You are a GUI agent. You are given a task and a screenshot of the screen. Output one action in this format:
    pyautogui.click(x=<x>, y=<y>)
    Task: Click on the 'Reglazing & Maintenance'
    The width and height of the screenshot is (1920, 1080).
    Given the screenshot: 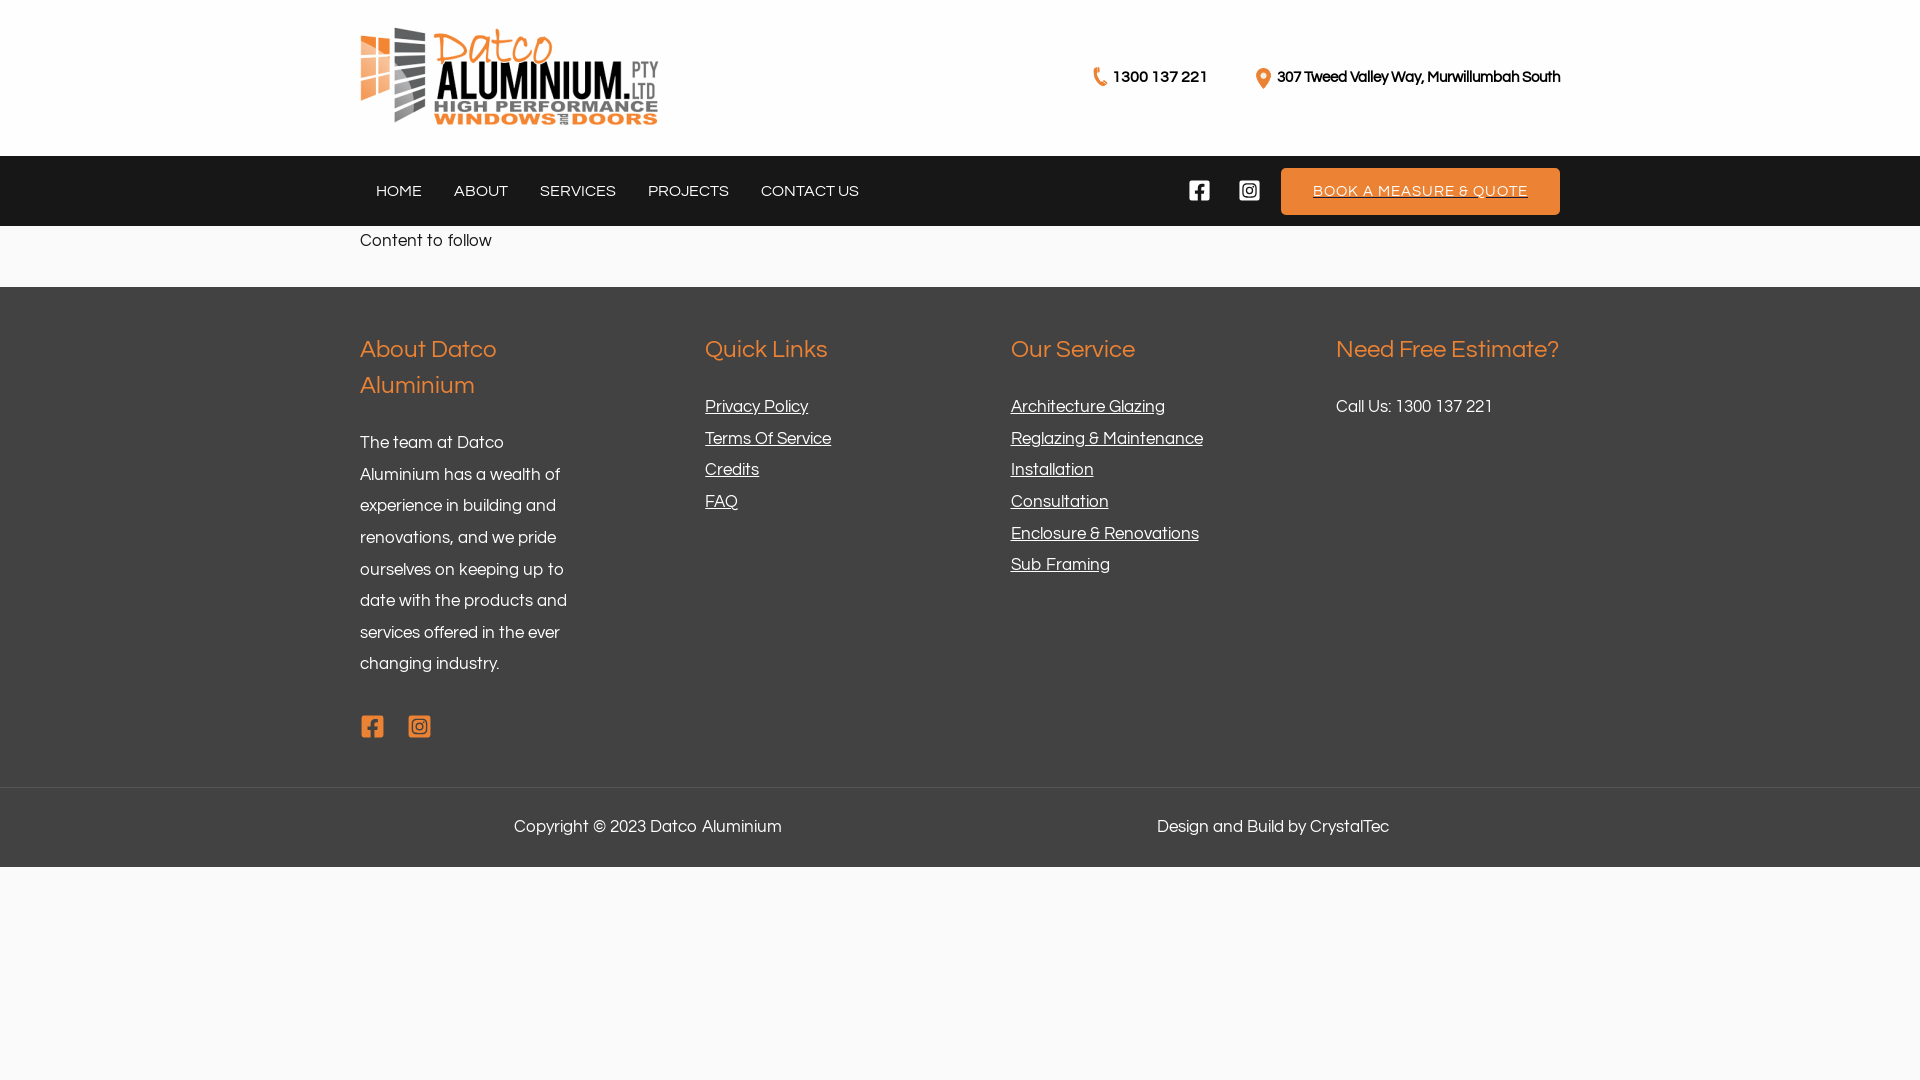 What is the action you would take?
    pyautogui.click(x=1104, y=438)
    